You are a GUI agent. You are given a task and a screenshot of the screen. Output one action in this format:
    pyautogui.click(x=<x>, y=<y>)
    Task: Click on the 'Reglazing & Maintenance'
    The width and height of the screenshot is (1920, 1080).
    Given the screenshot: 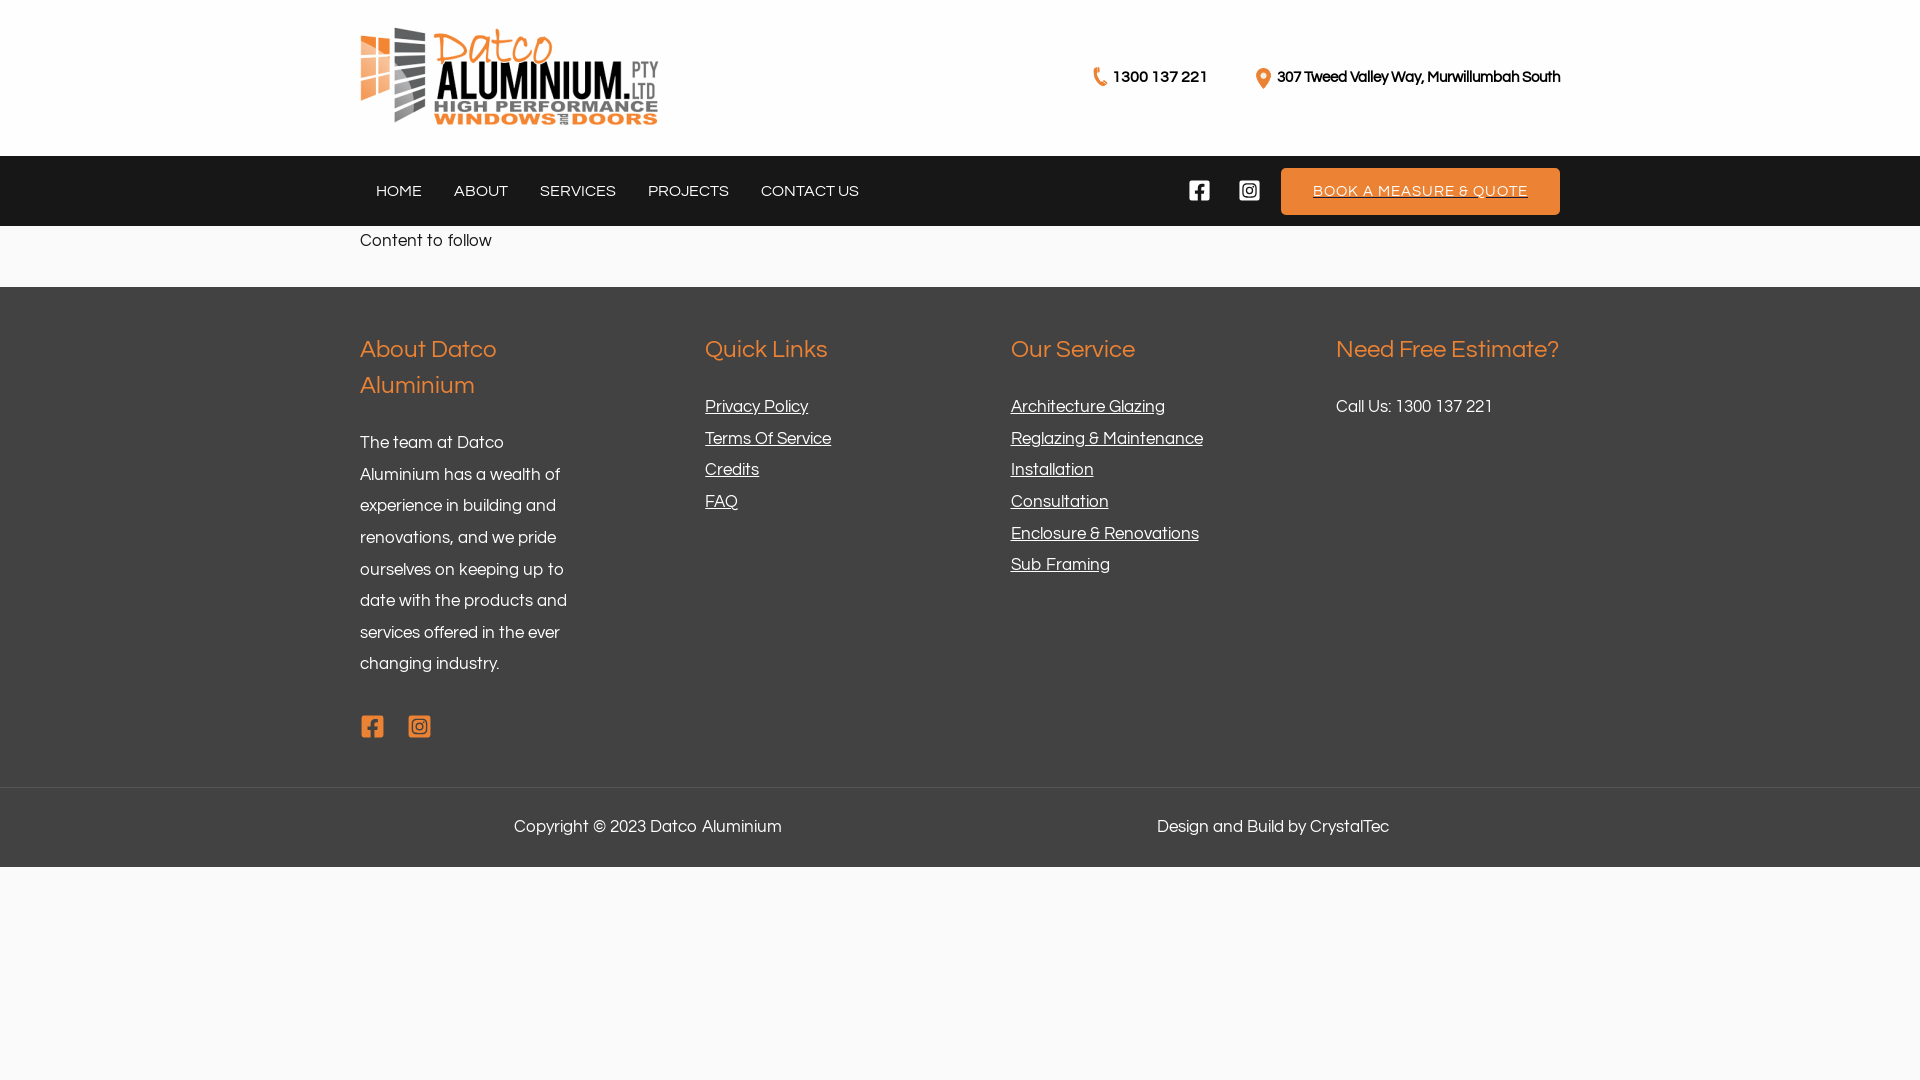 What is the action you would take?
    pyautogui.click(x=1104, y=438)
    